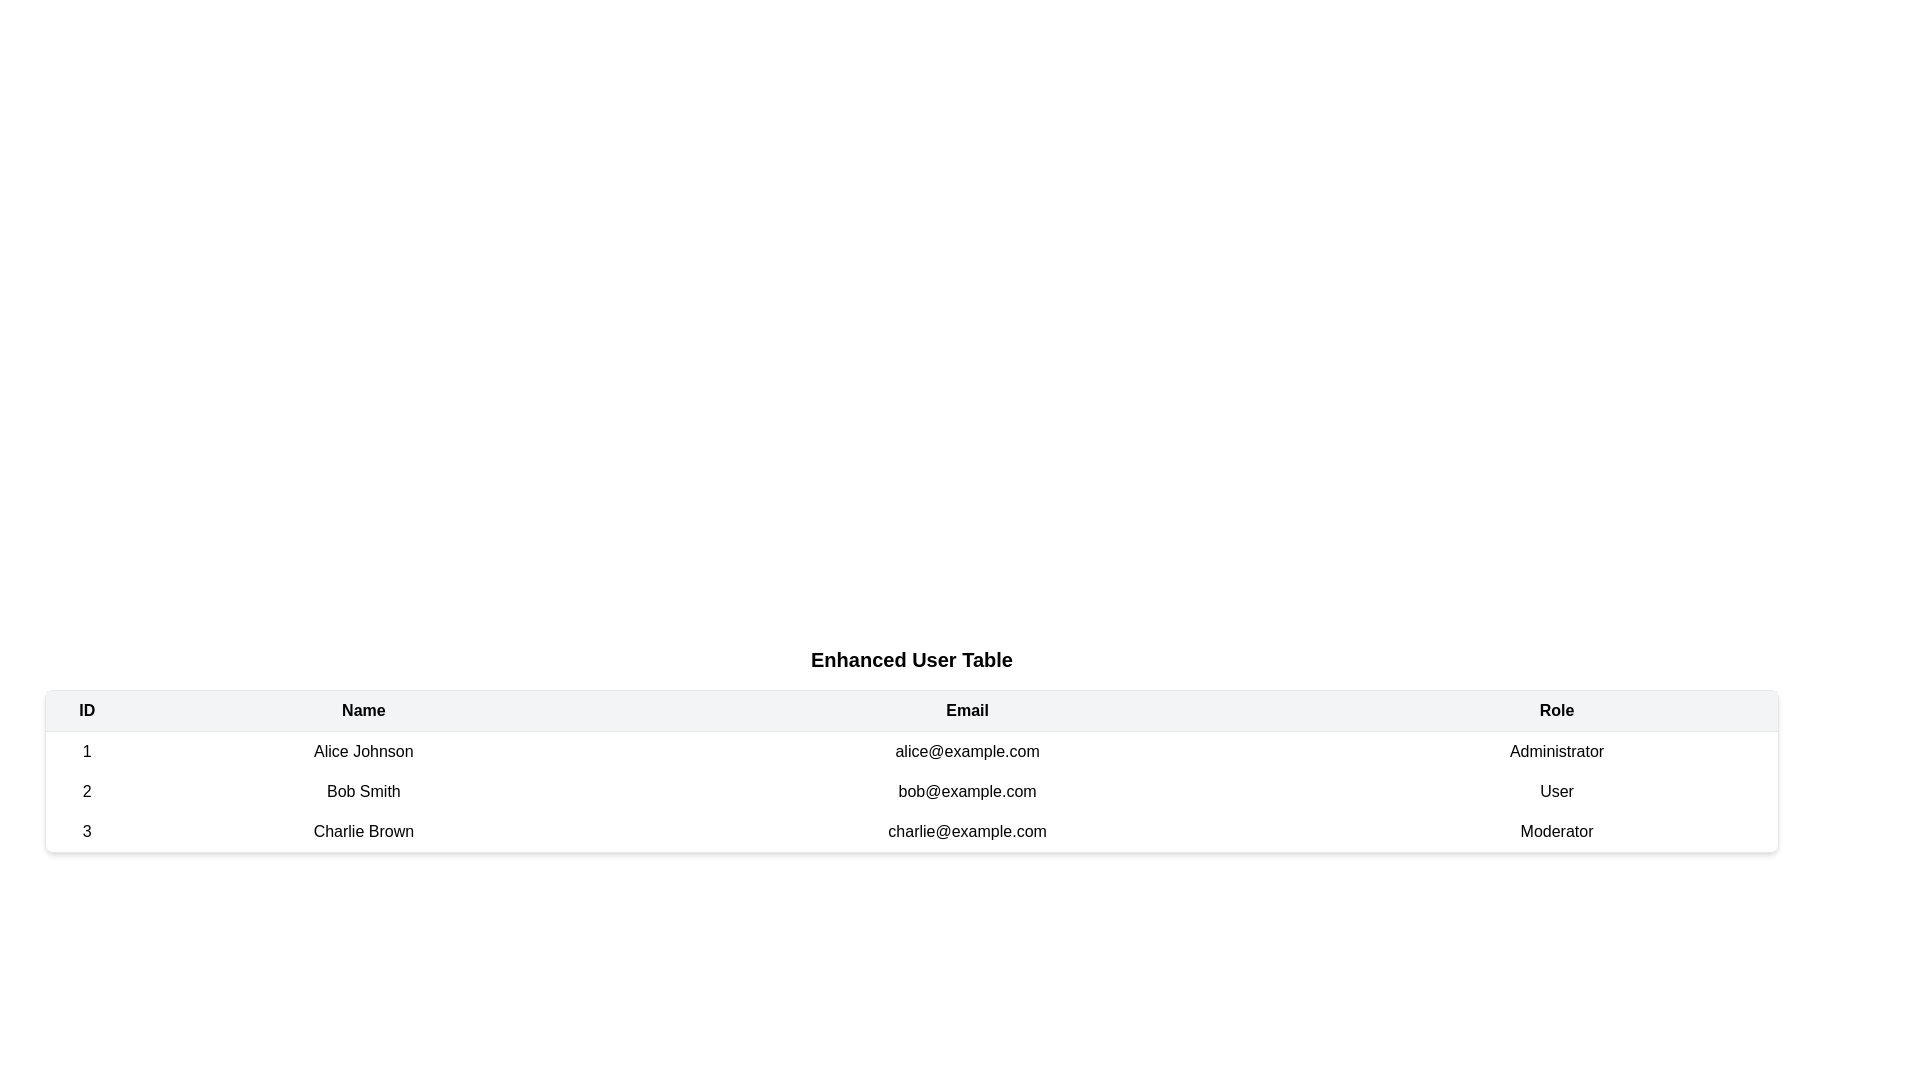 The height and width of the screenshot is (1080, 1920). Describe the element at coordinates (86, 710) in the screenshot. I see `the 'ID' column header cell located at the top-left of the table, which is the first column in a row of four headers` at that location.